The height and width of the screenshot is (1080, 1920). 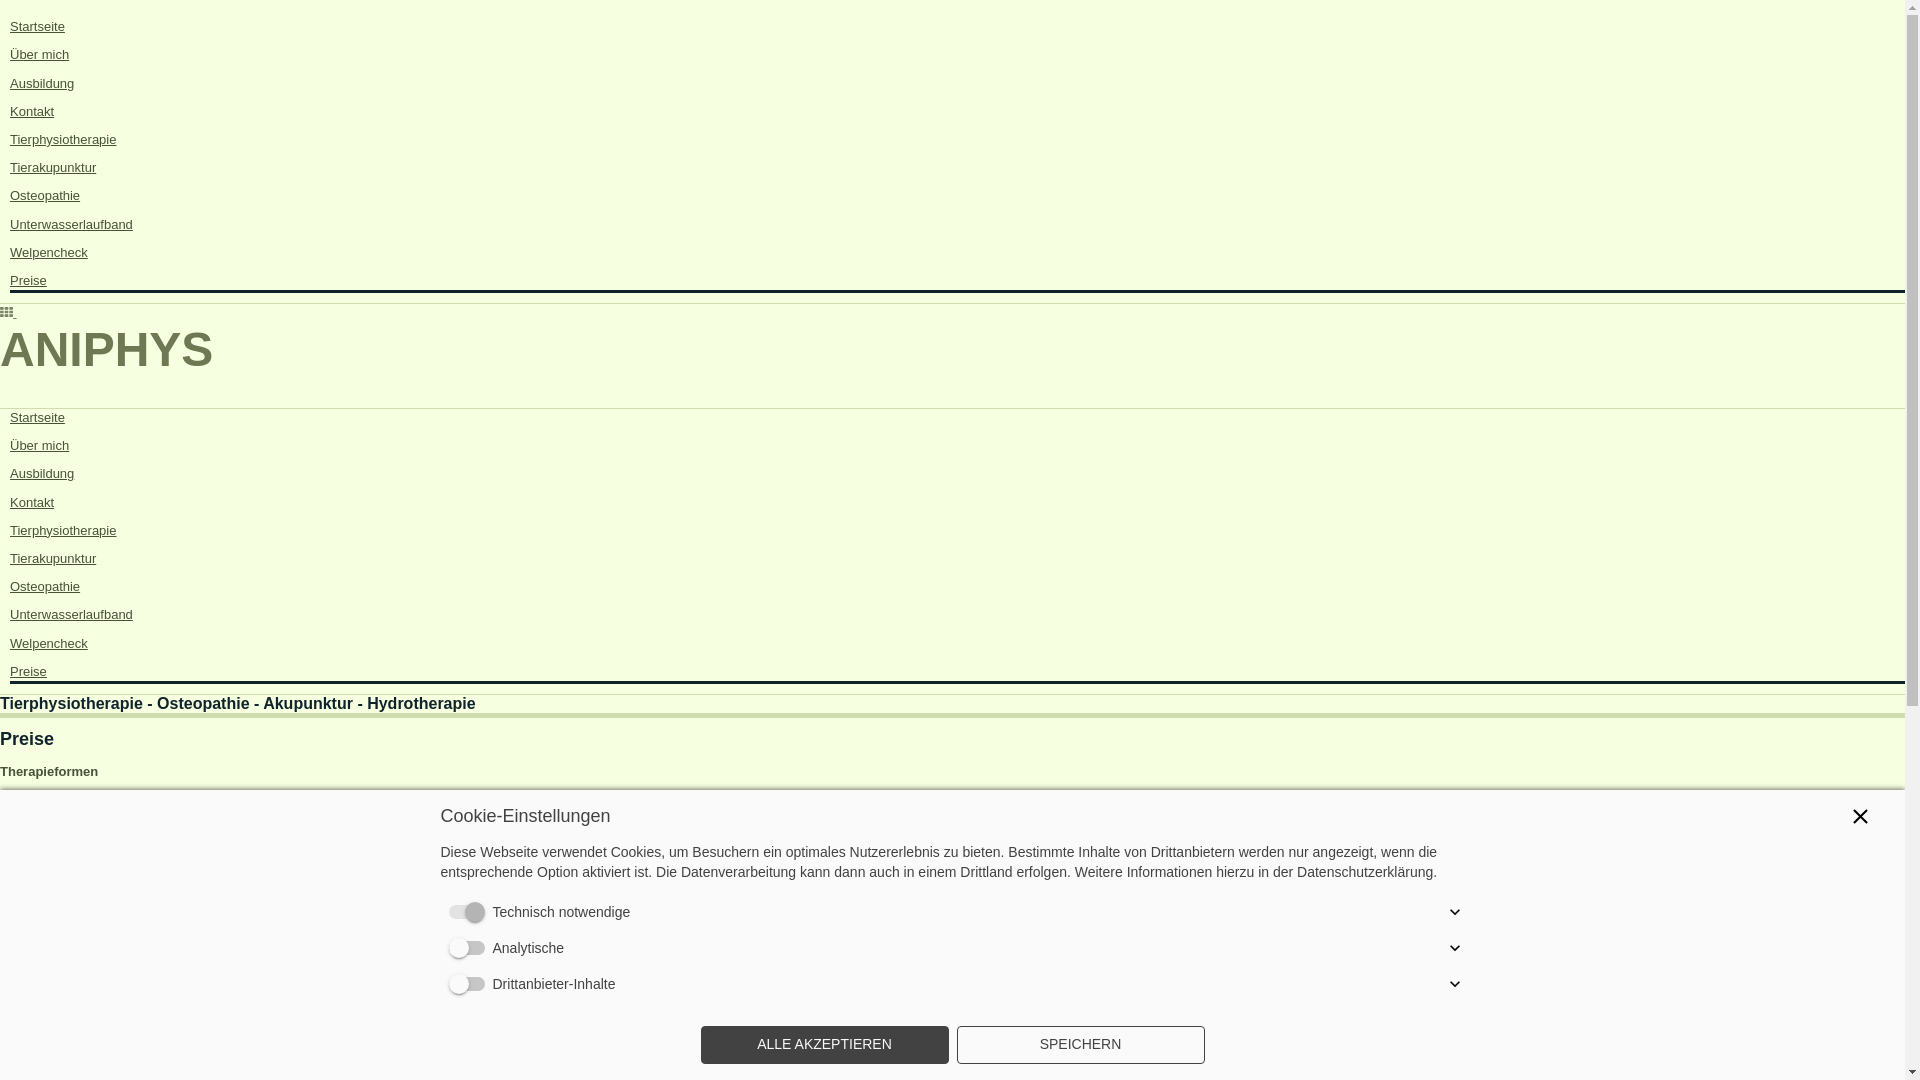 What do you see at coordinates (52, 558) in the screenshot?
I see `'Tierakupunktur'` at bounding box center [52, 558].